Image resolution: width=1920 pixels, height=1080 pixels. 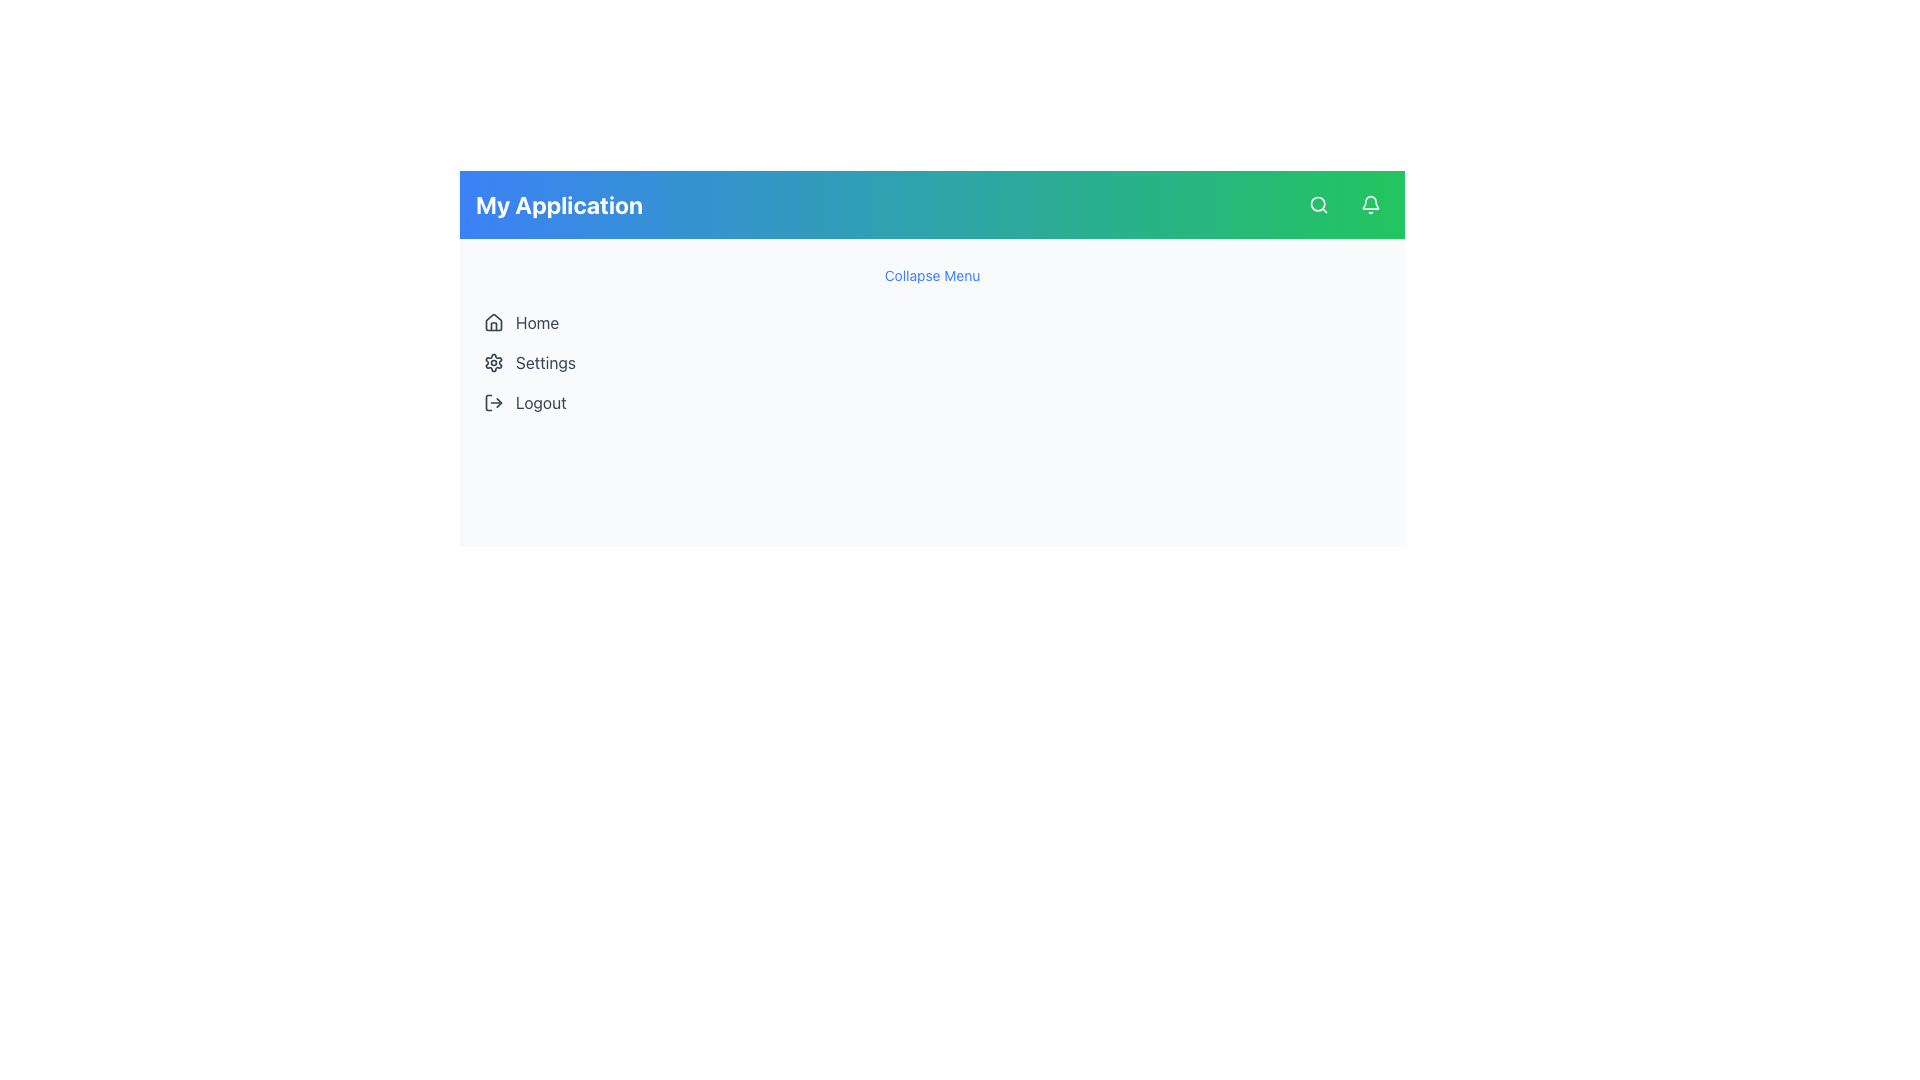 I want to click on the 'Home' navigation icon, which is the topmost icon in the vertical stack of navigation items, located to the left of the 'Home' text label, so click(x=494, y=320).